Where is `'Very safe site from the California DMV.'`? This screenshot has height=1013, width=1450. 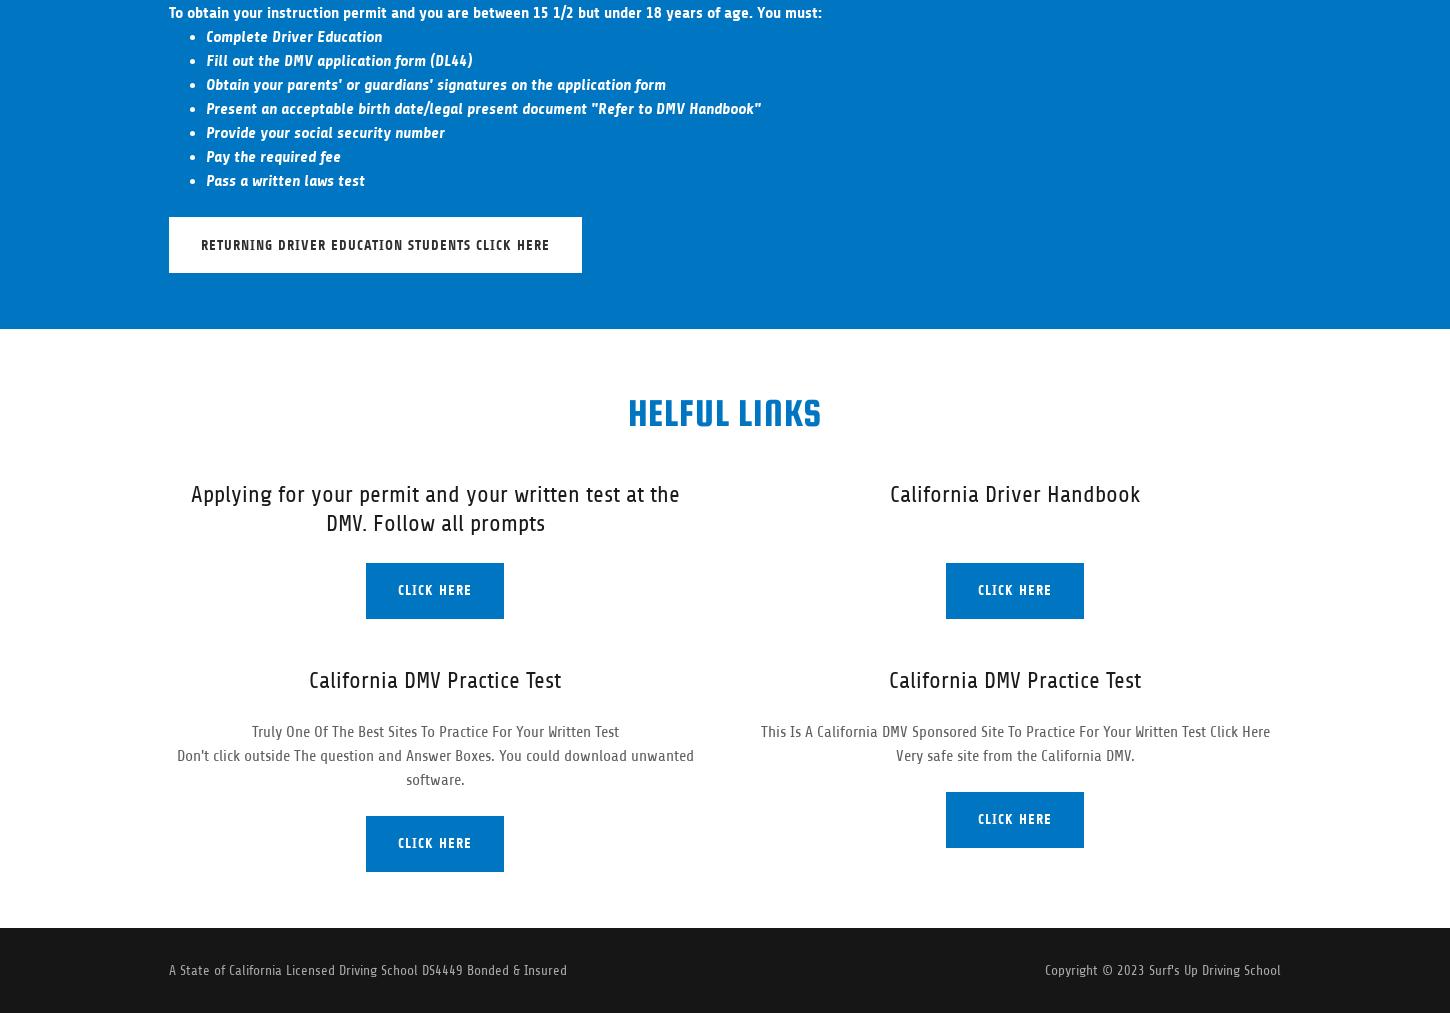
'Very safe site from the California DMV.' is located at coordinates (1014, 754).